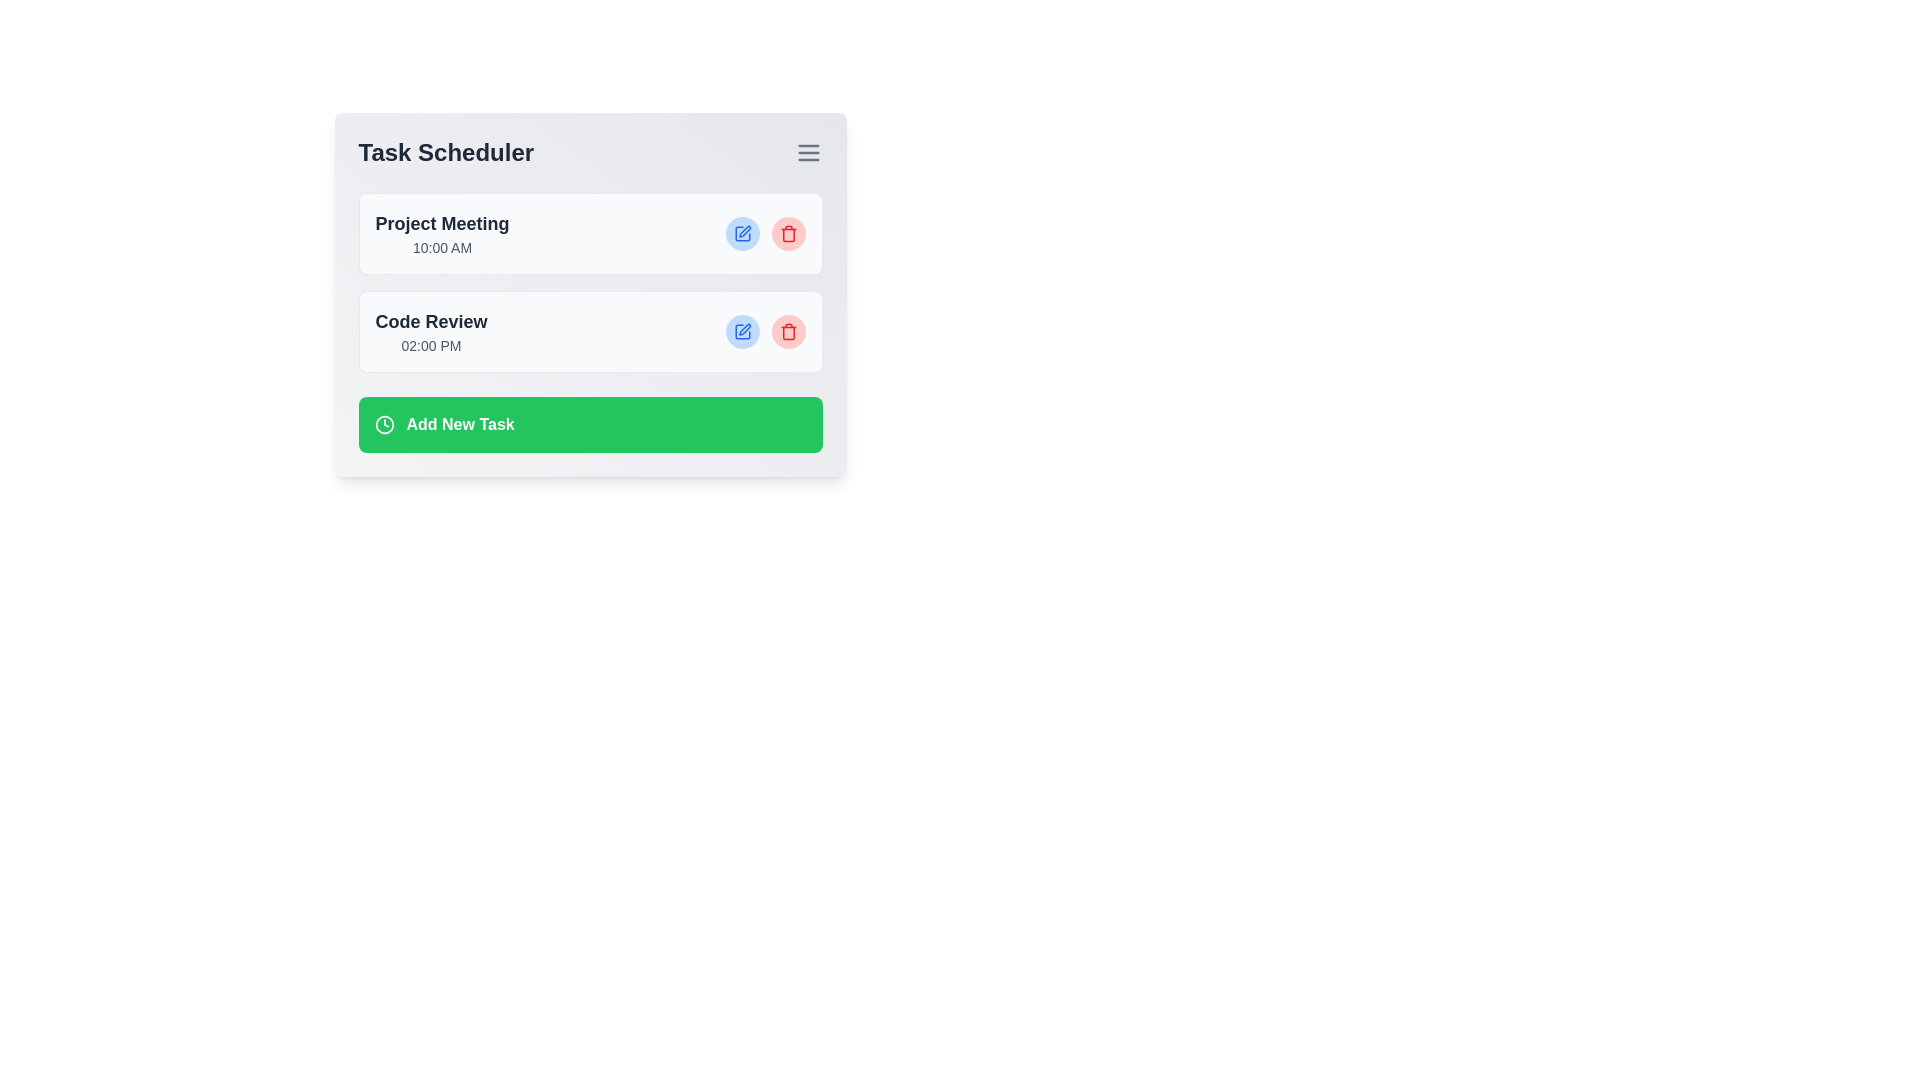  Describe the element at coordinates (743, 328) in the screenshot. I see `the pencil icon located in the second task entry of the task scheduler UI, which is the first icon beside the 'Code Review' task` at that location.